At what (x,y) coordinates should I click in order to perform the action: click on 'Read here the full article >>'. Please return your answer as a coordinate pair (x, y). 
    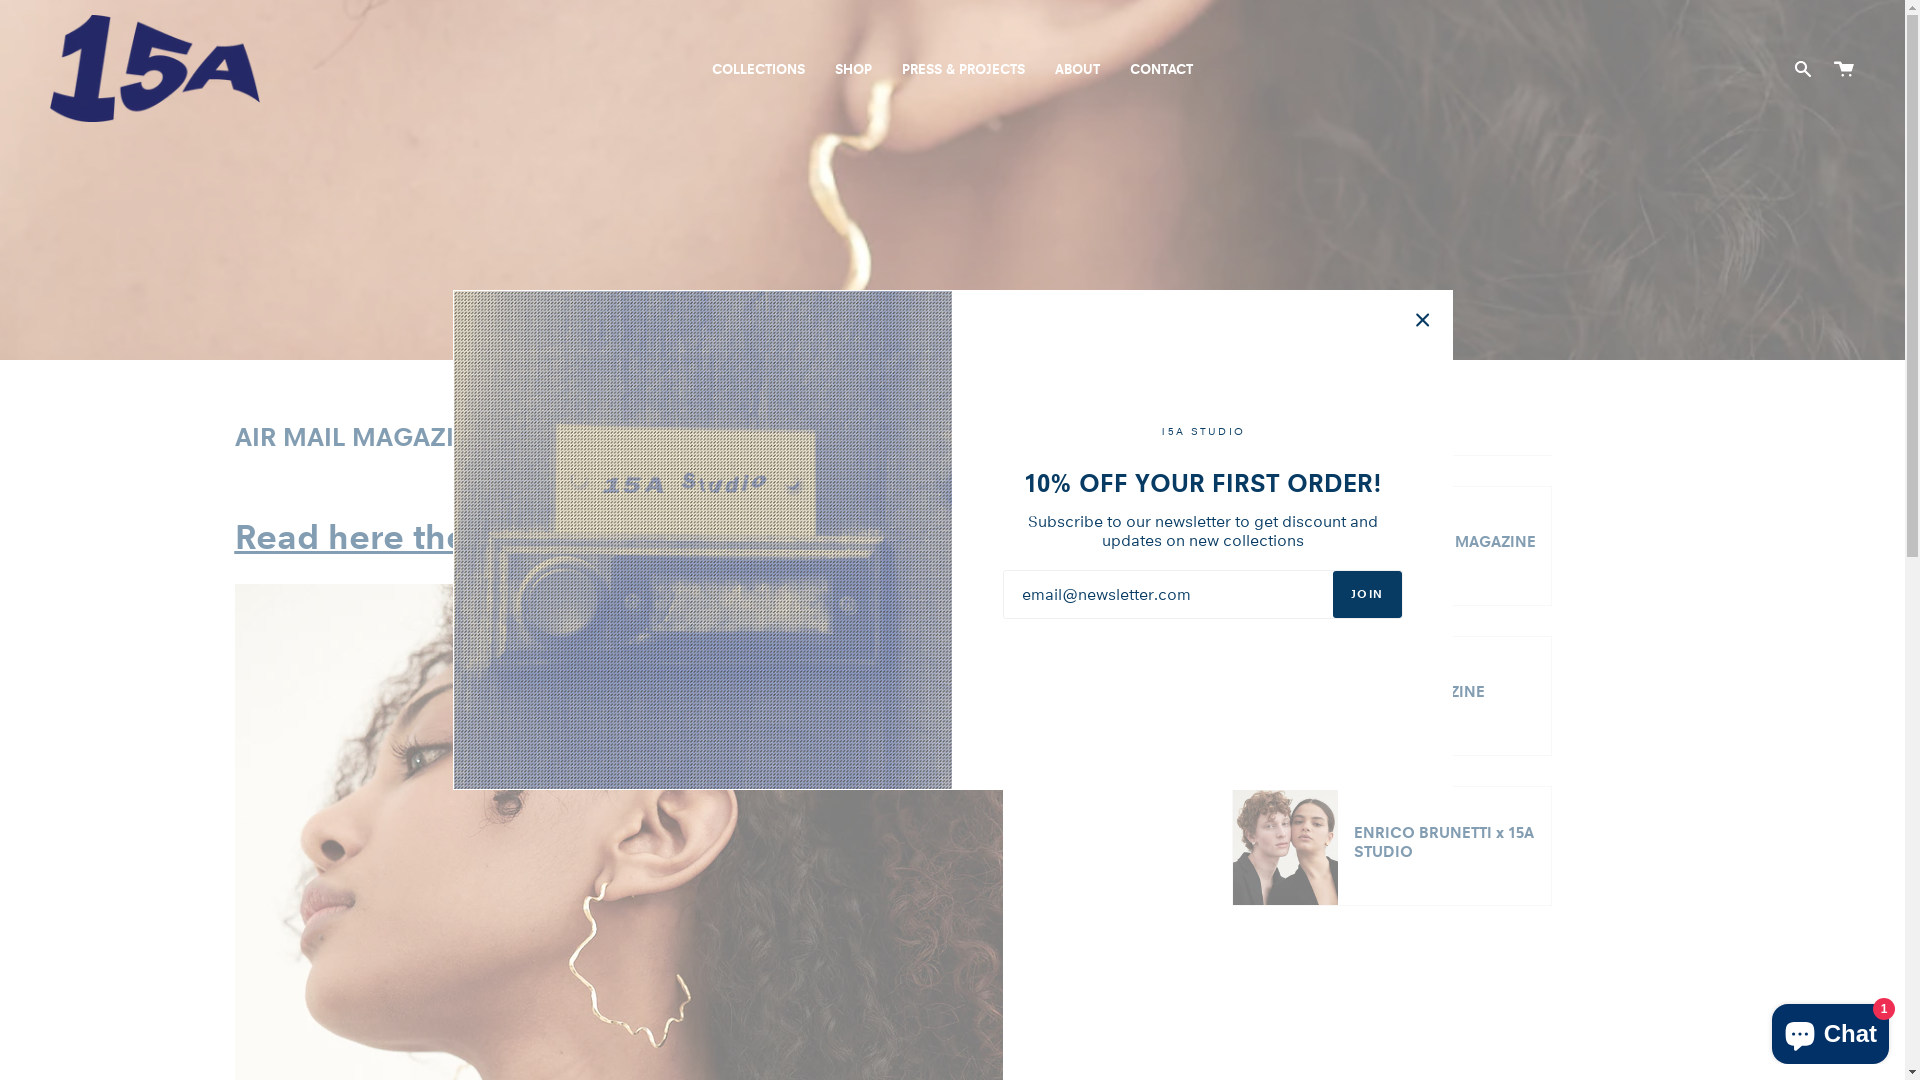
    Looking at the image, I should click on (458, 535).